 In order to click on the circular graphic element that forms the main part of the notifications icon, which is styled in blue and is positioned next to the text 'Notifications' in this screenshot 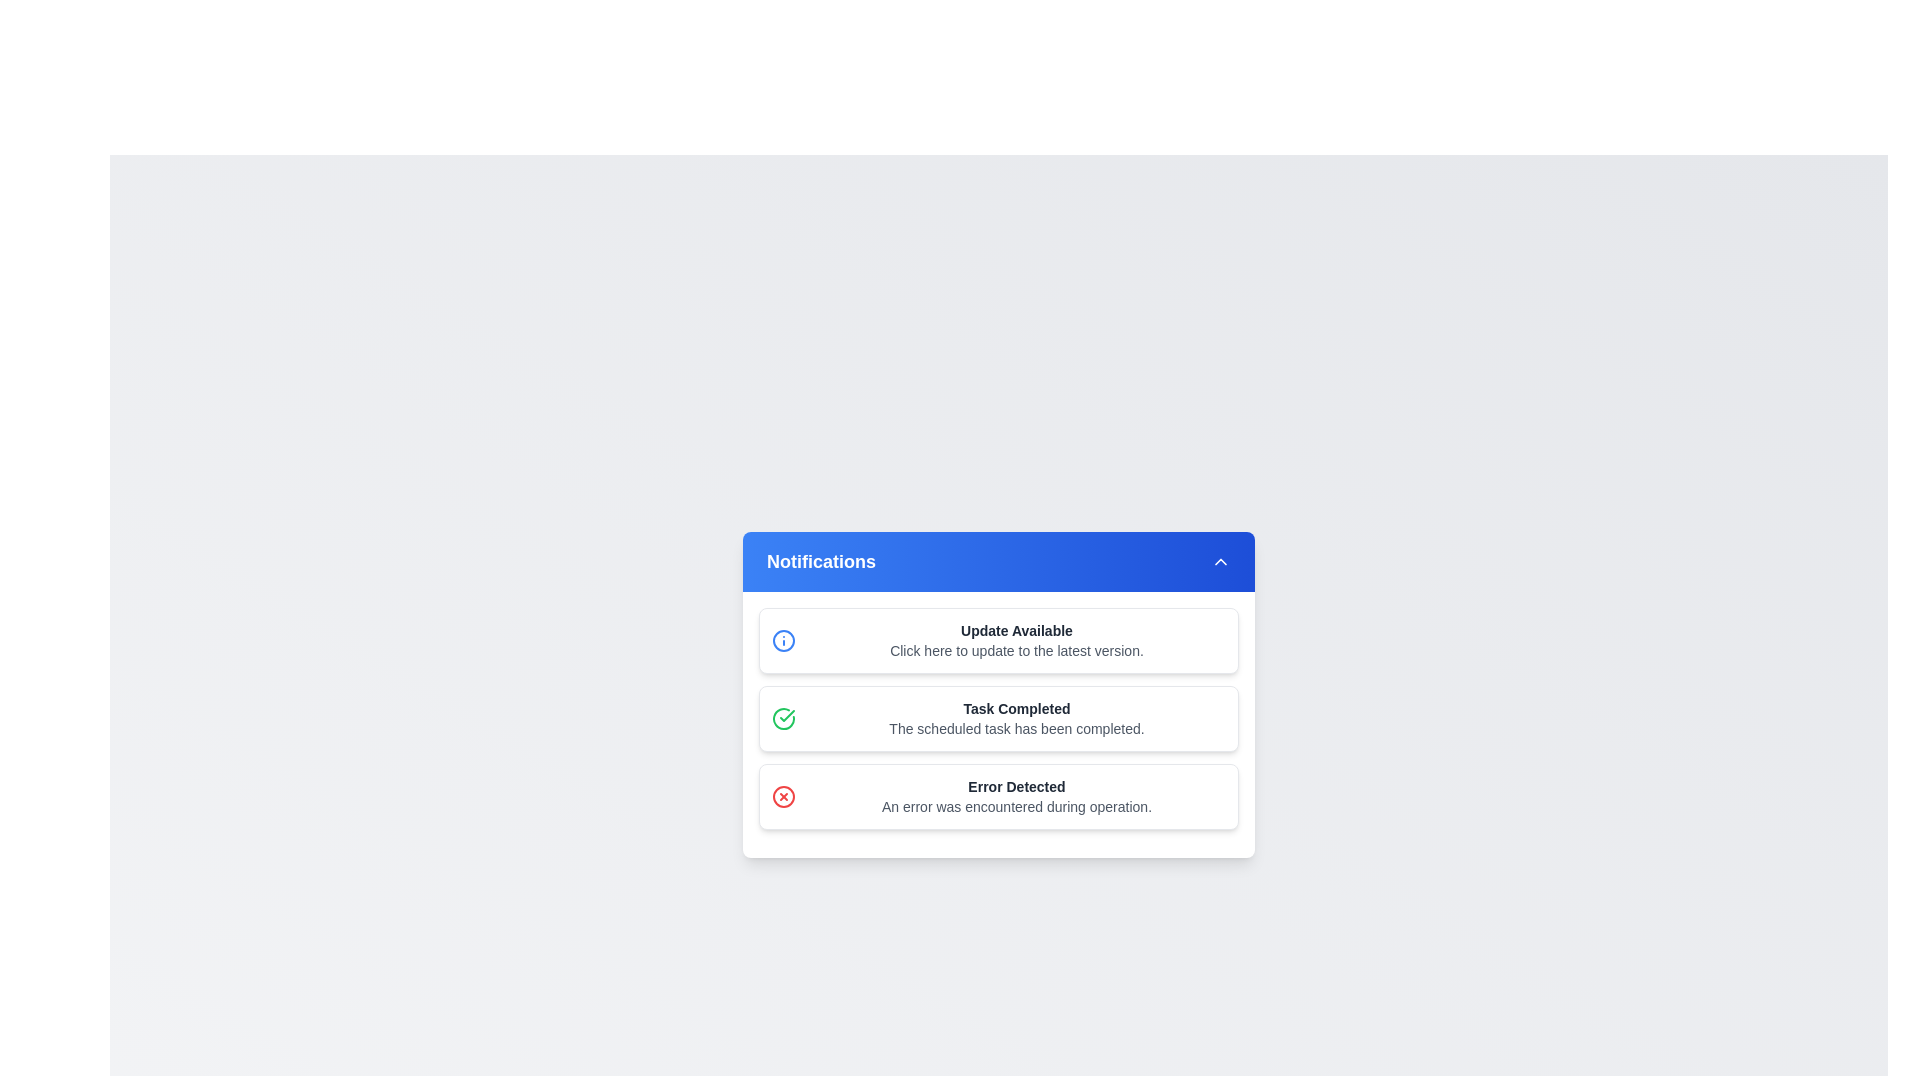, I will do `click(782, 640)`.